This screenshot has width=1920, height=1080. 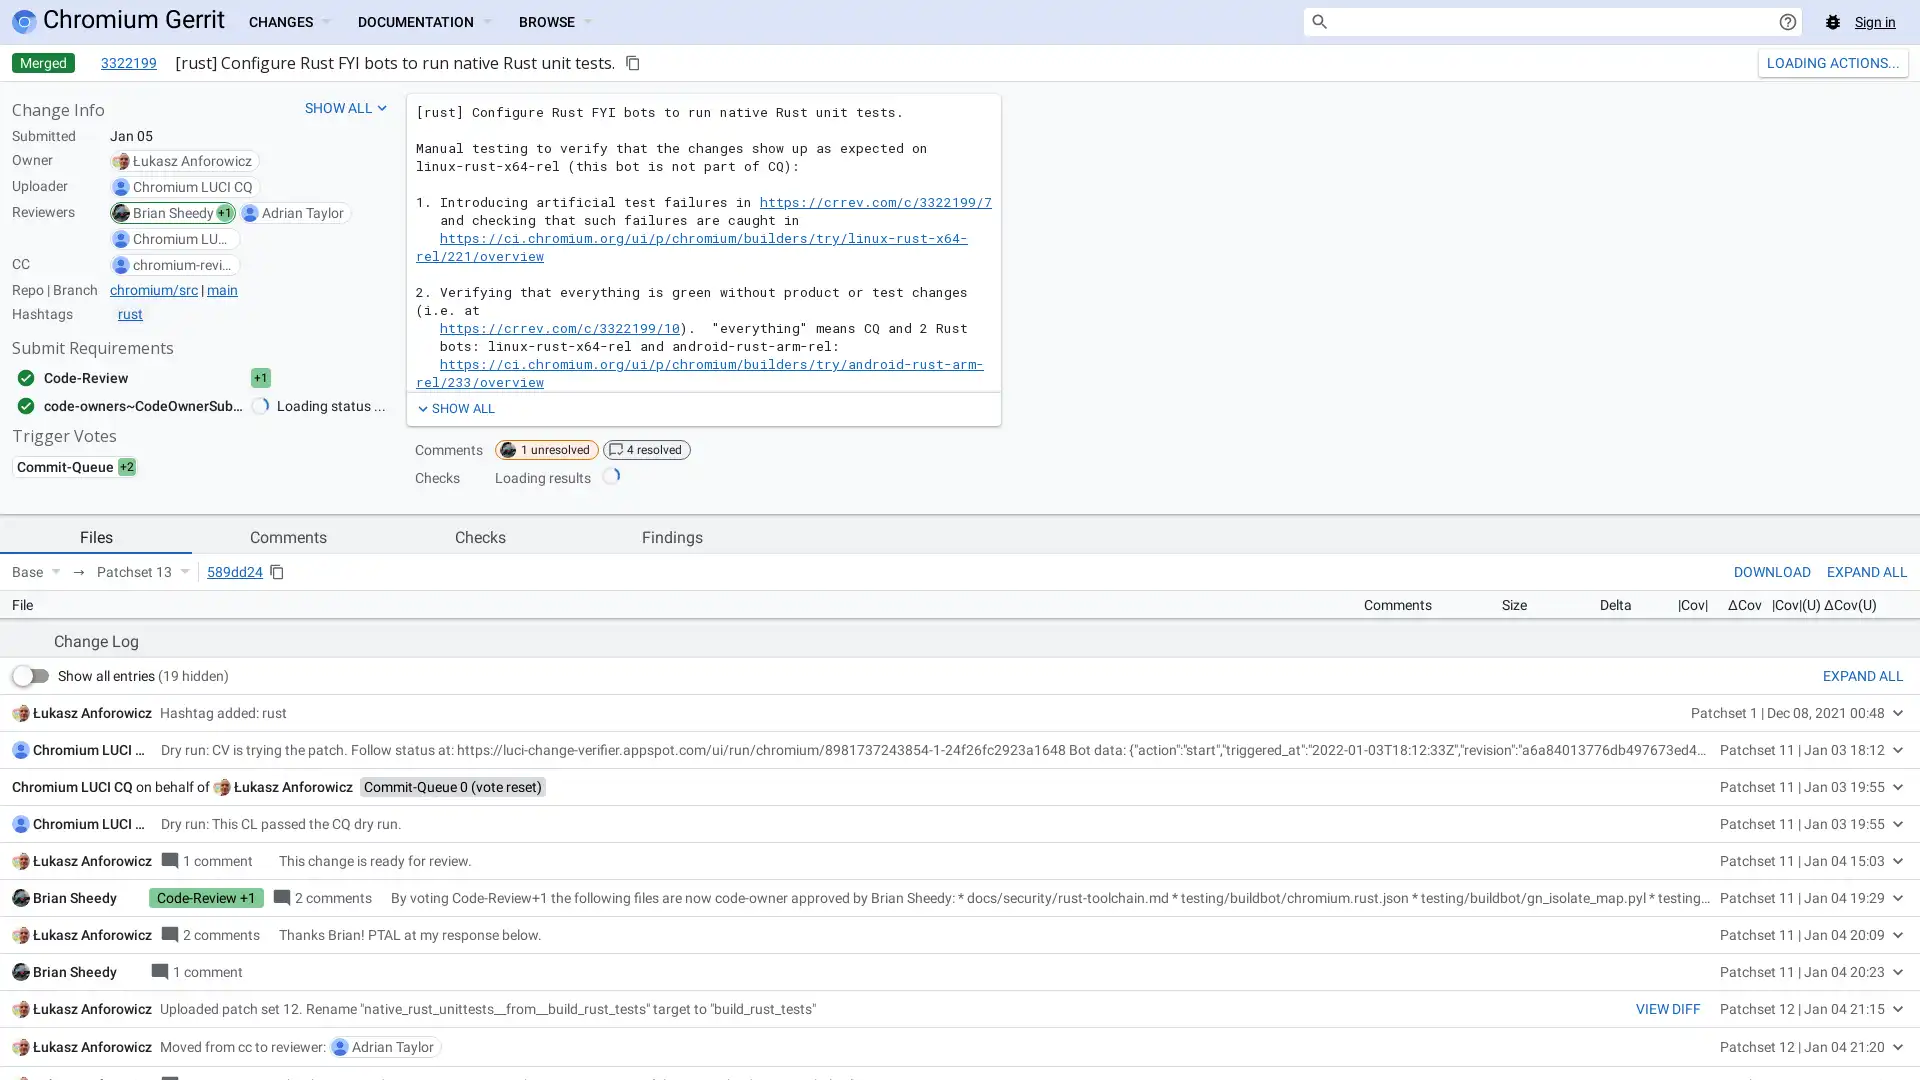 I want to click on INTERNAL, so click(x=1735, y=870).